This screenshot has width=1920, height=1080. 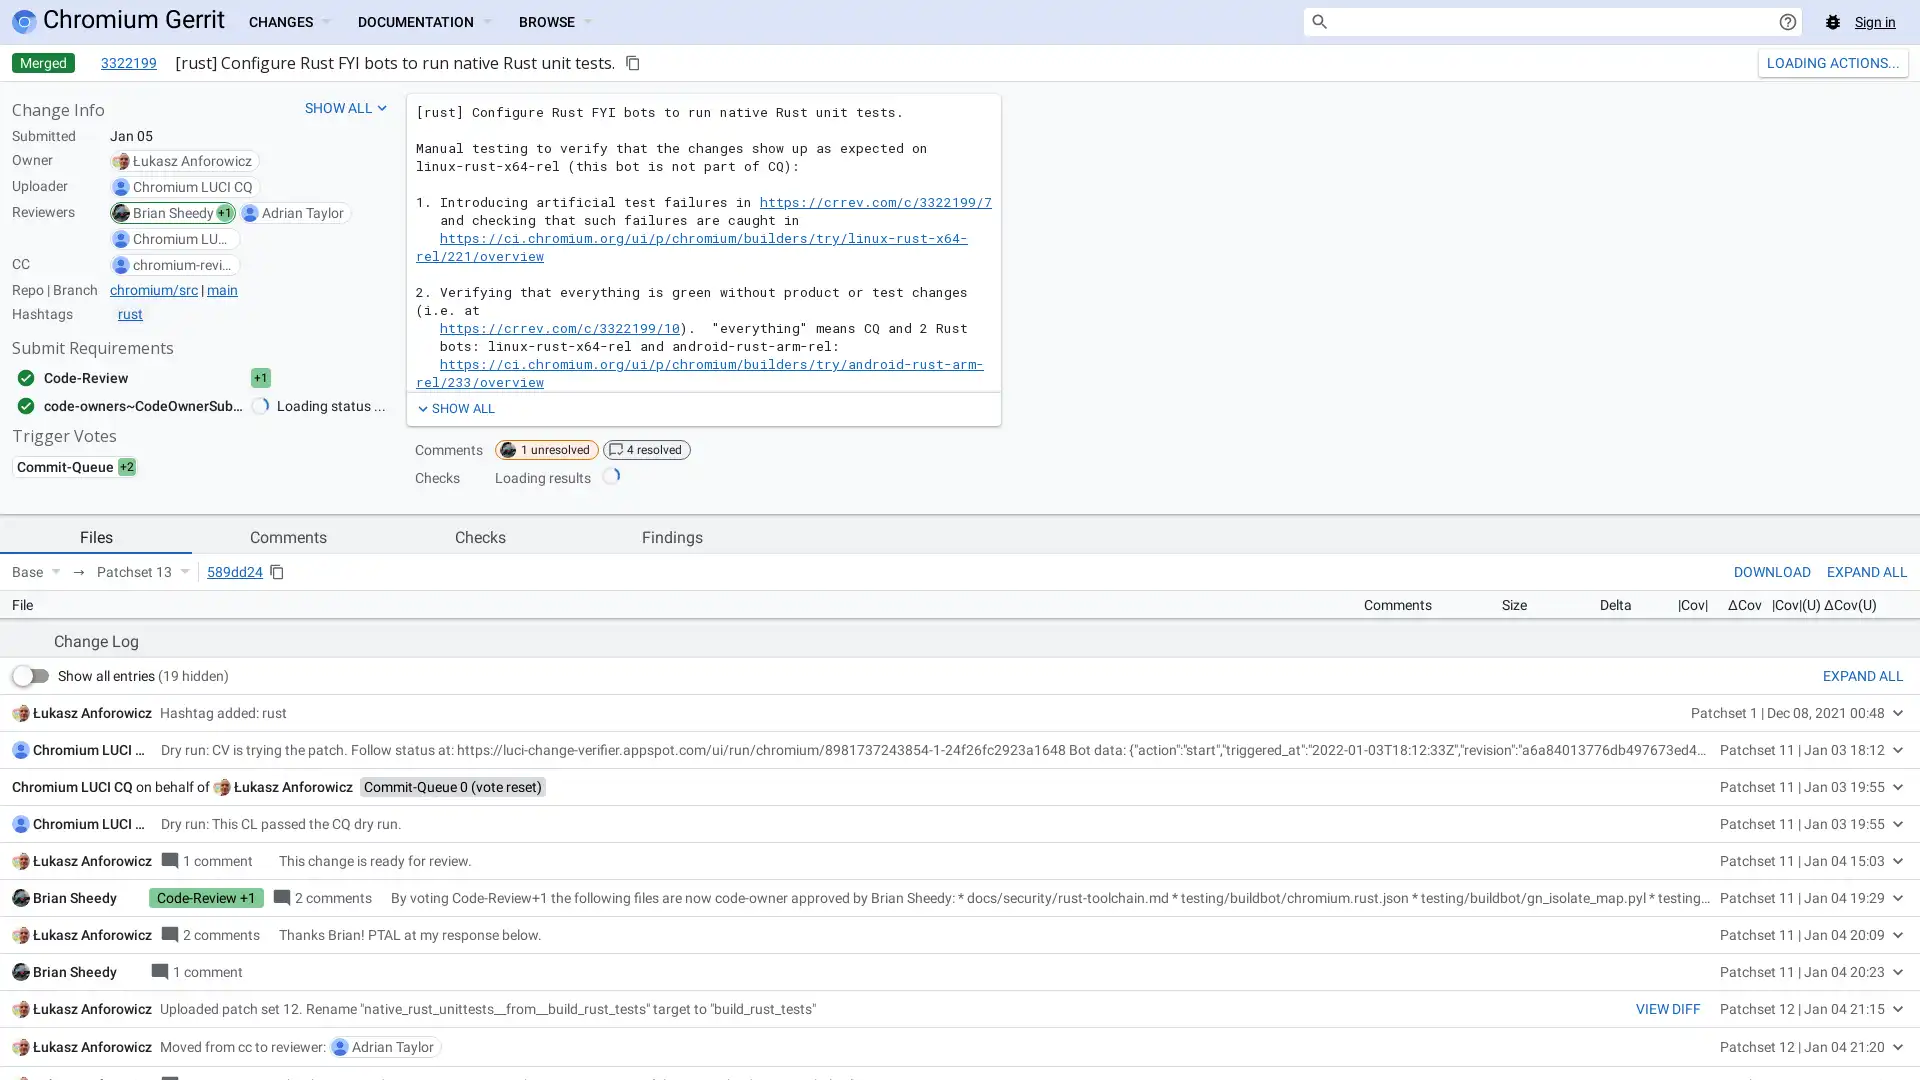 I want to click on INTERNAL, so click(x=1735, y=870).